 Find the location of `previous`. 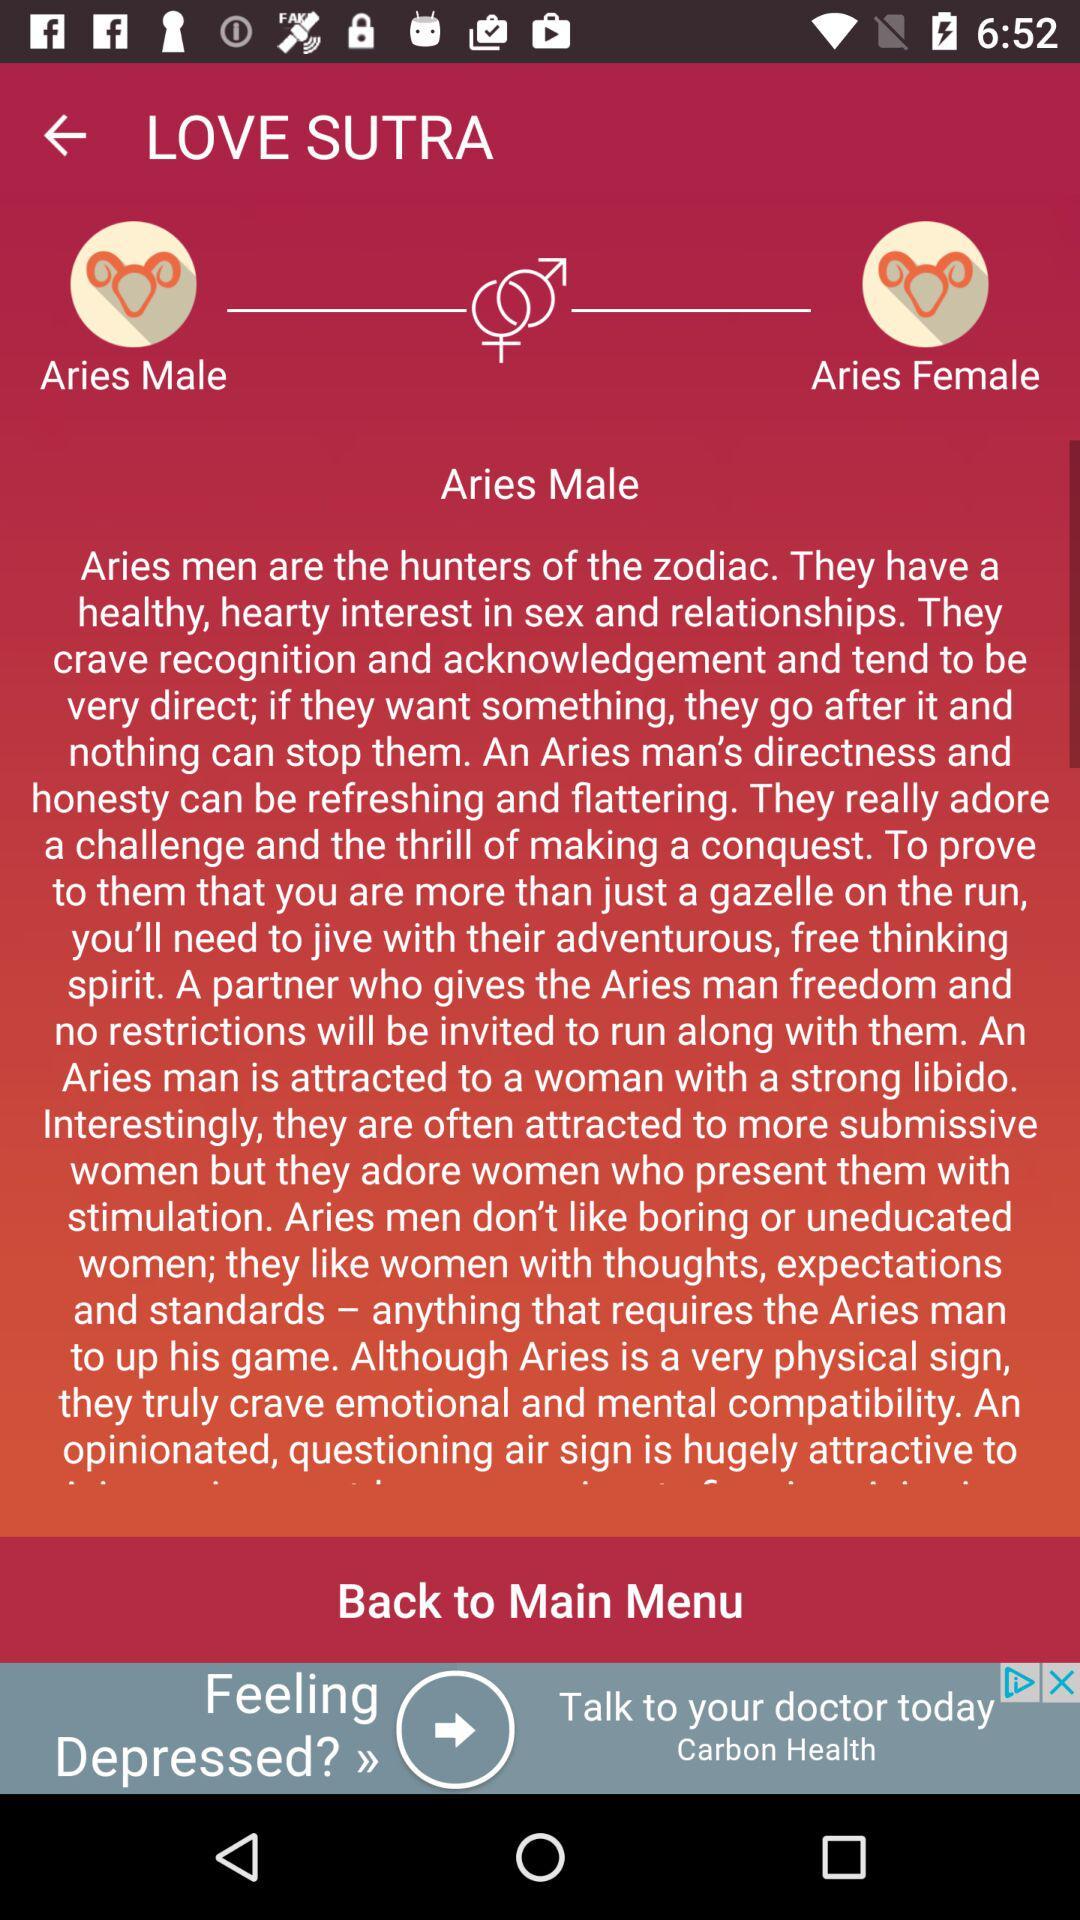

previous is located at coordinates (63, 134).